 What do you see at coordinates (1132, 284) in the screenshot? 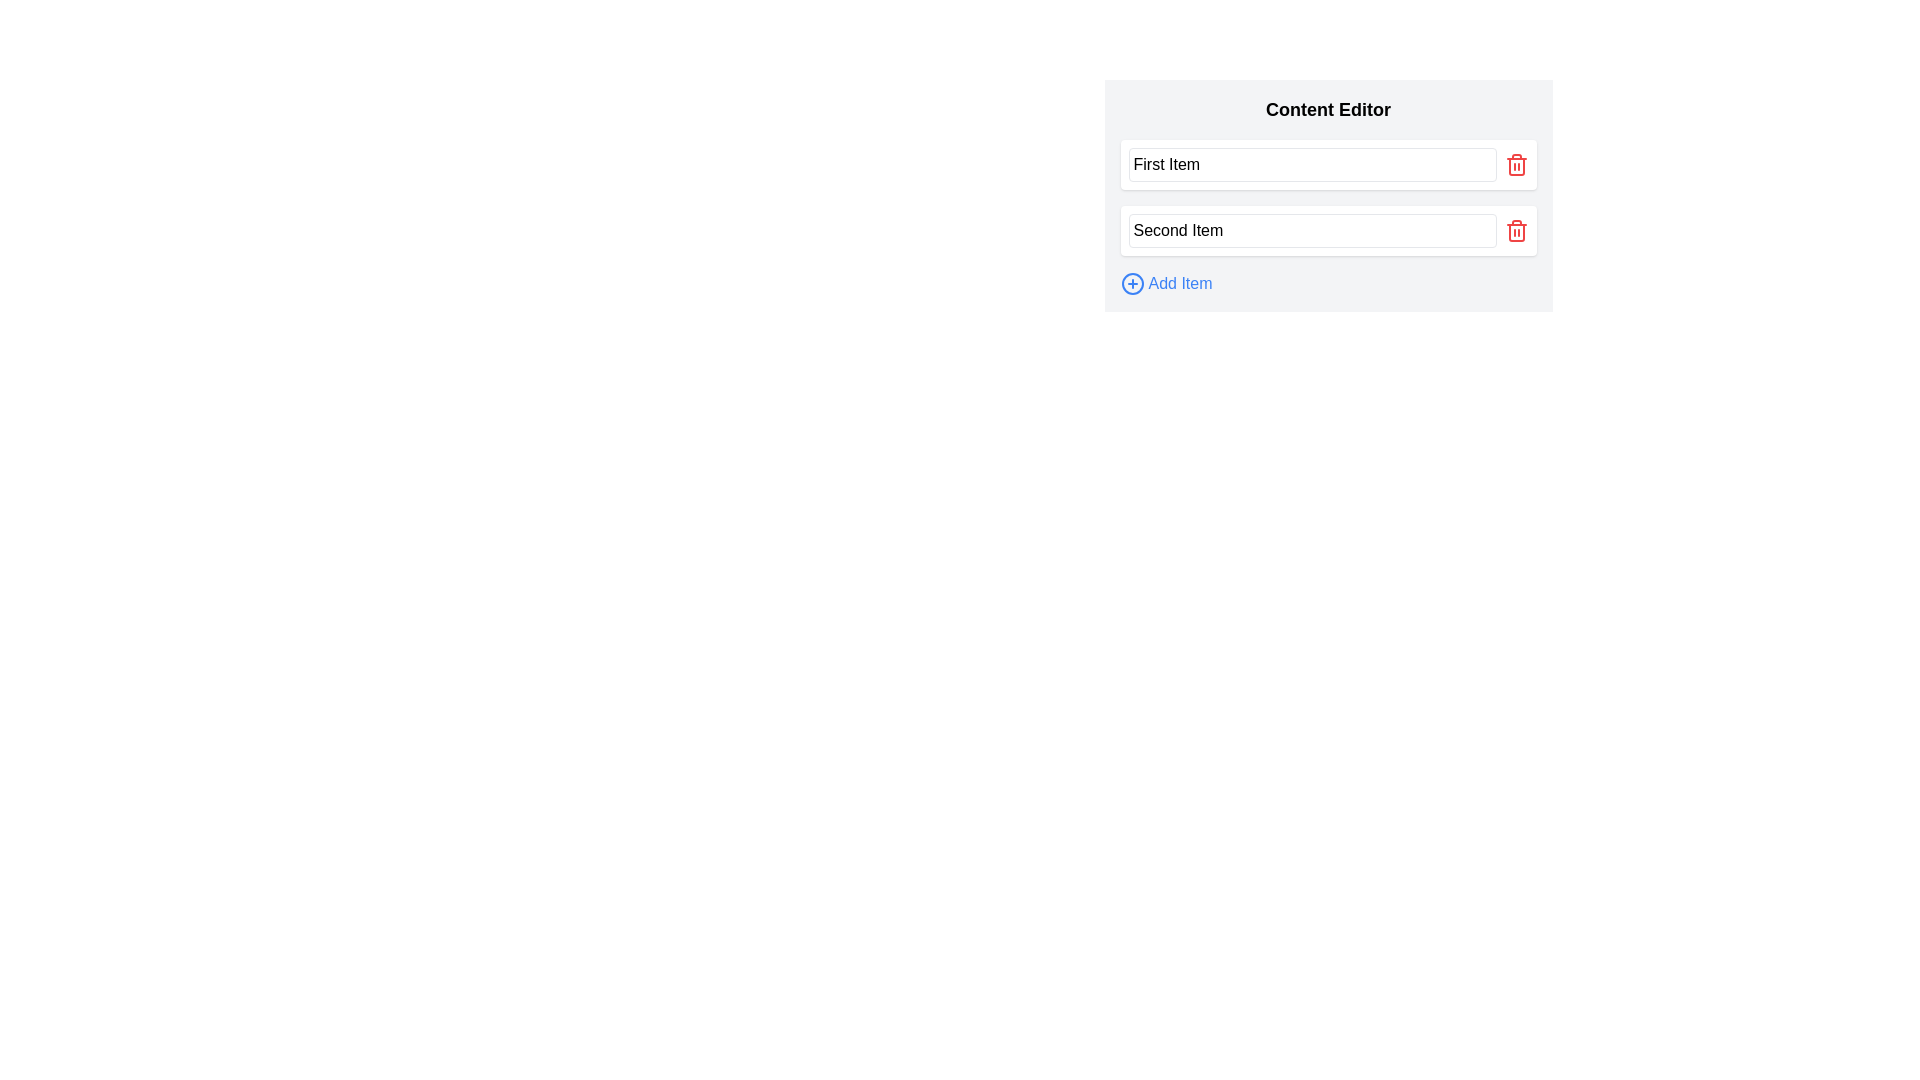
I see `the circular icon with a blue outline and a cross symbol indicating addition, located to the left of the 'Add Item' text` at bounding box center [1132, 284].